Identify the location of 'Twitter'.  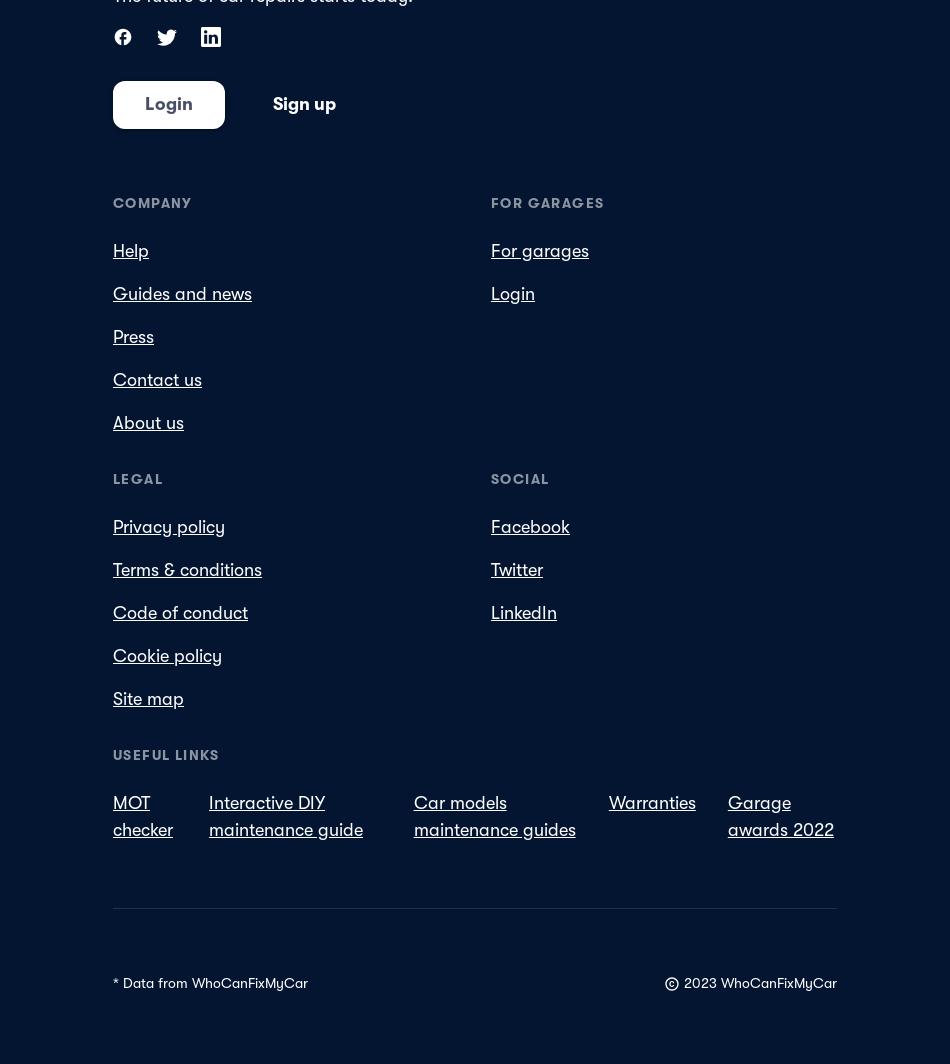
(516, 569).